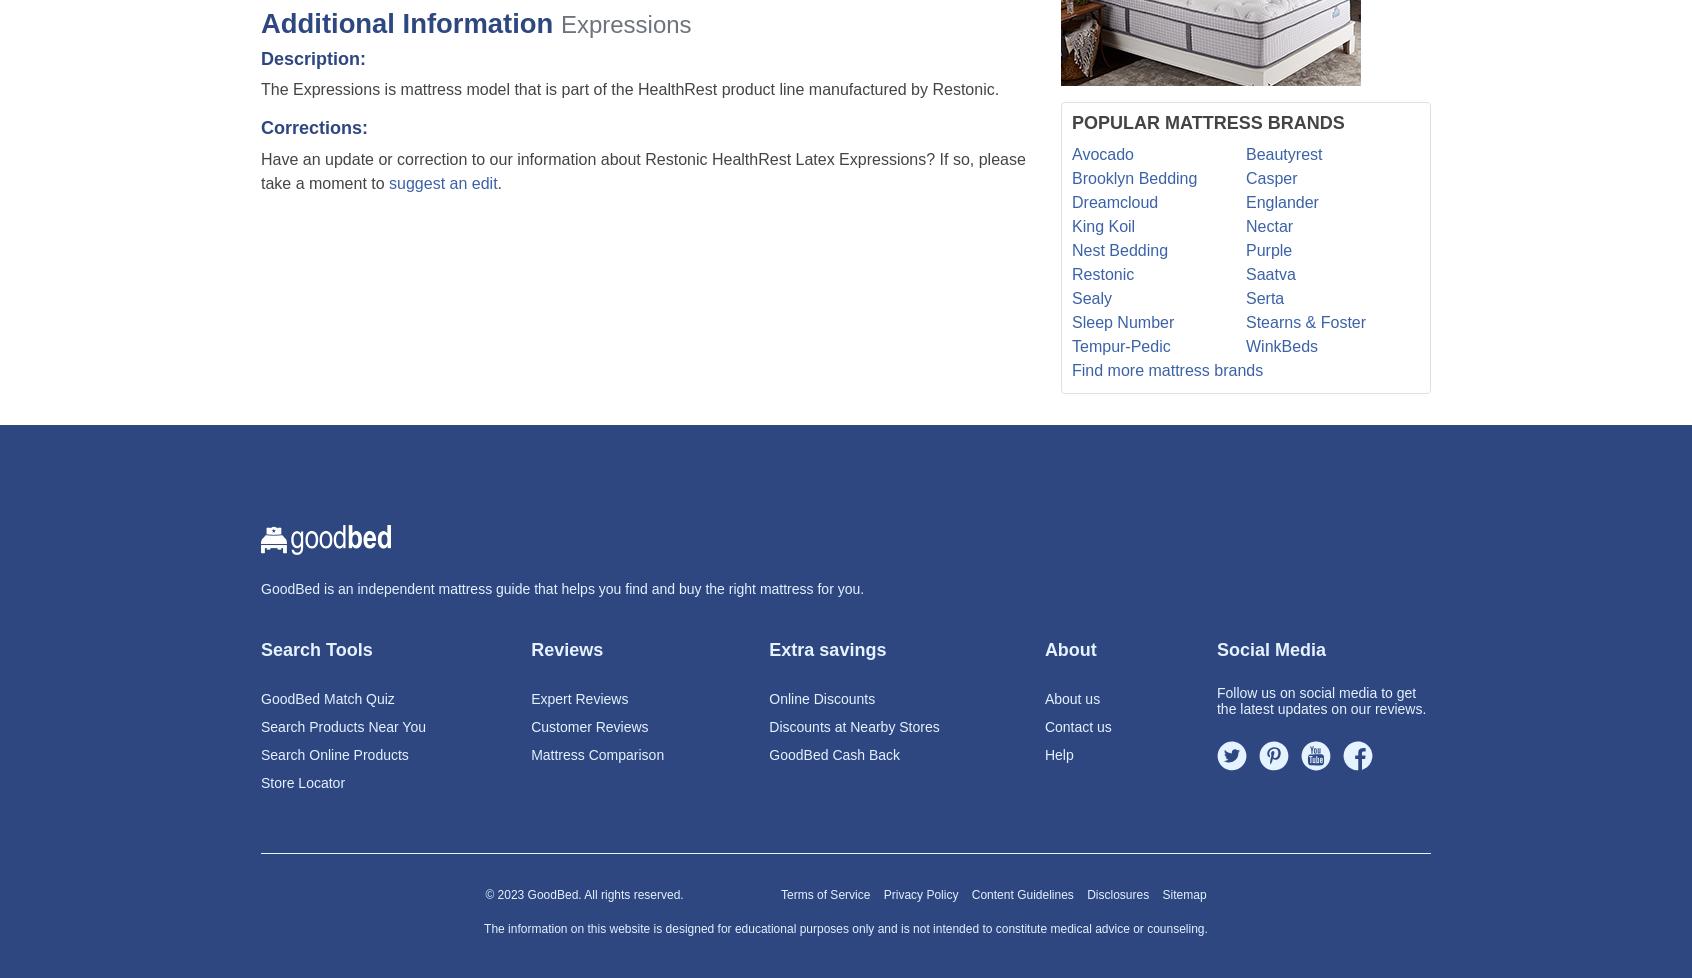  I want to click on 'Contact us', so click(1077, 725).